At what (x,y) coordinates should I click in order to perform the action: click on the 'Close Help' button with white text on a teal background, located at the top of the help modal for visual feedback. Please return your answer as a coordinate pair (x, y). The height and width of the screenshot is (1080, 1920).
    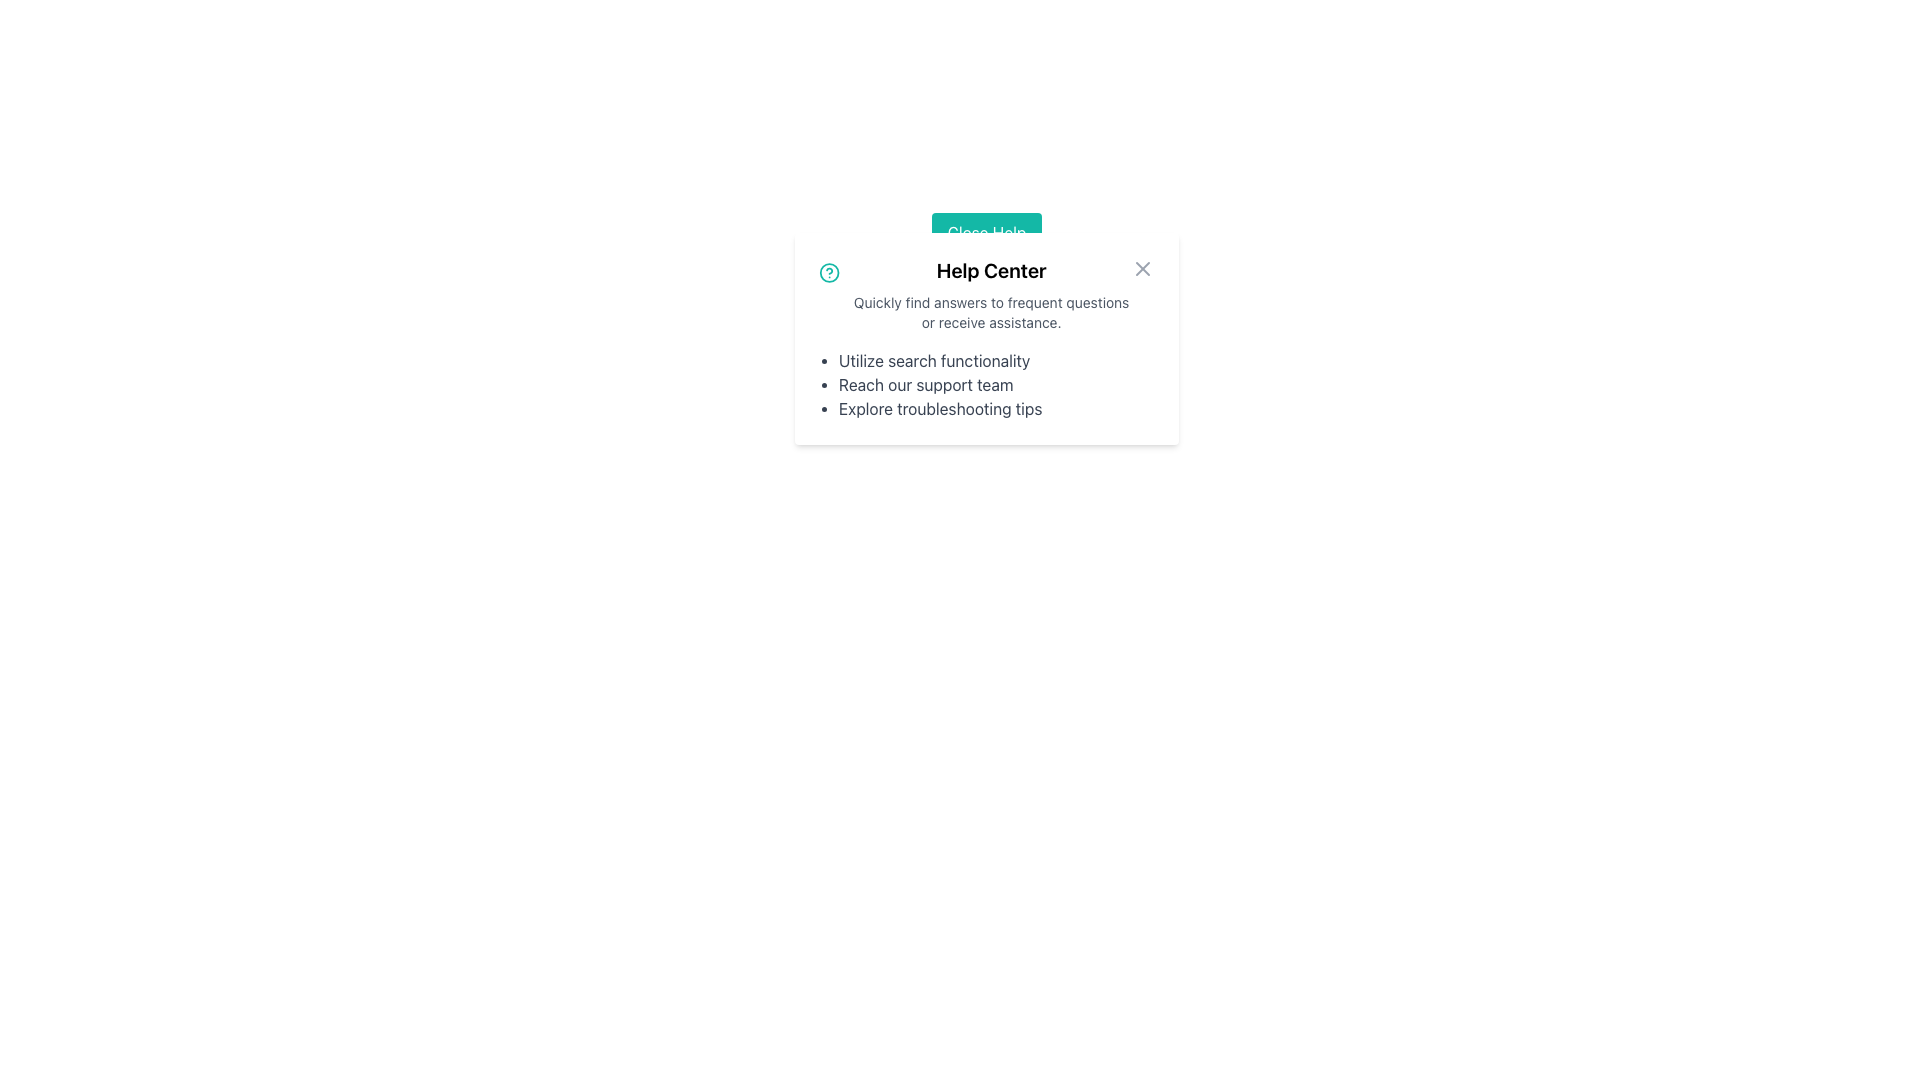
    Looking at the image, I should click on (987, 231).